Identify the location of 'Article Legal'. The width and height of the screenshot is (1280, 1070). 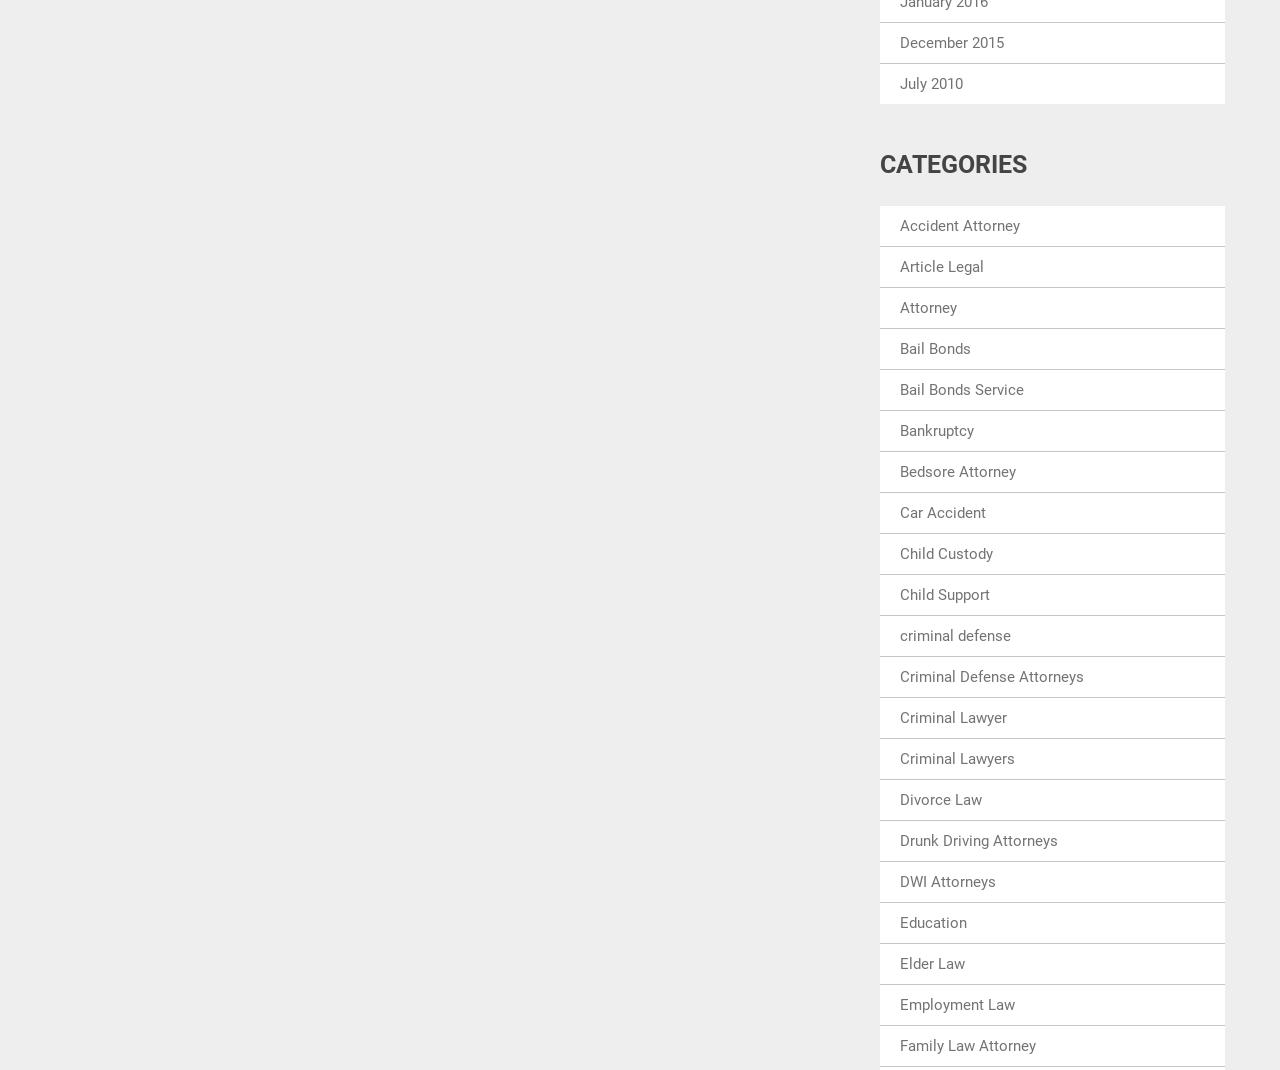
(940, 265).